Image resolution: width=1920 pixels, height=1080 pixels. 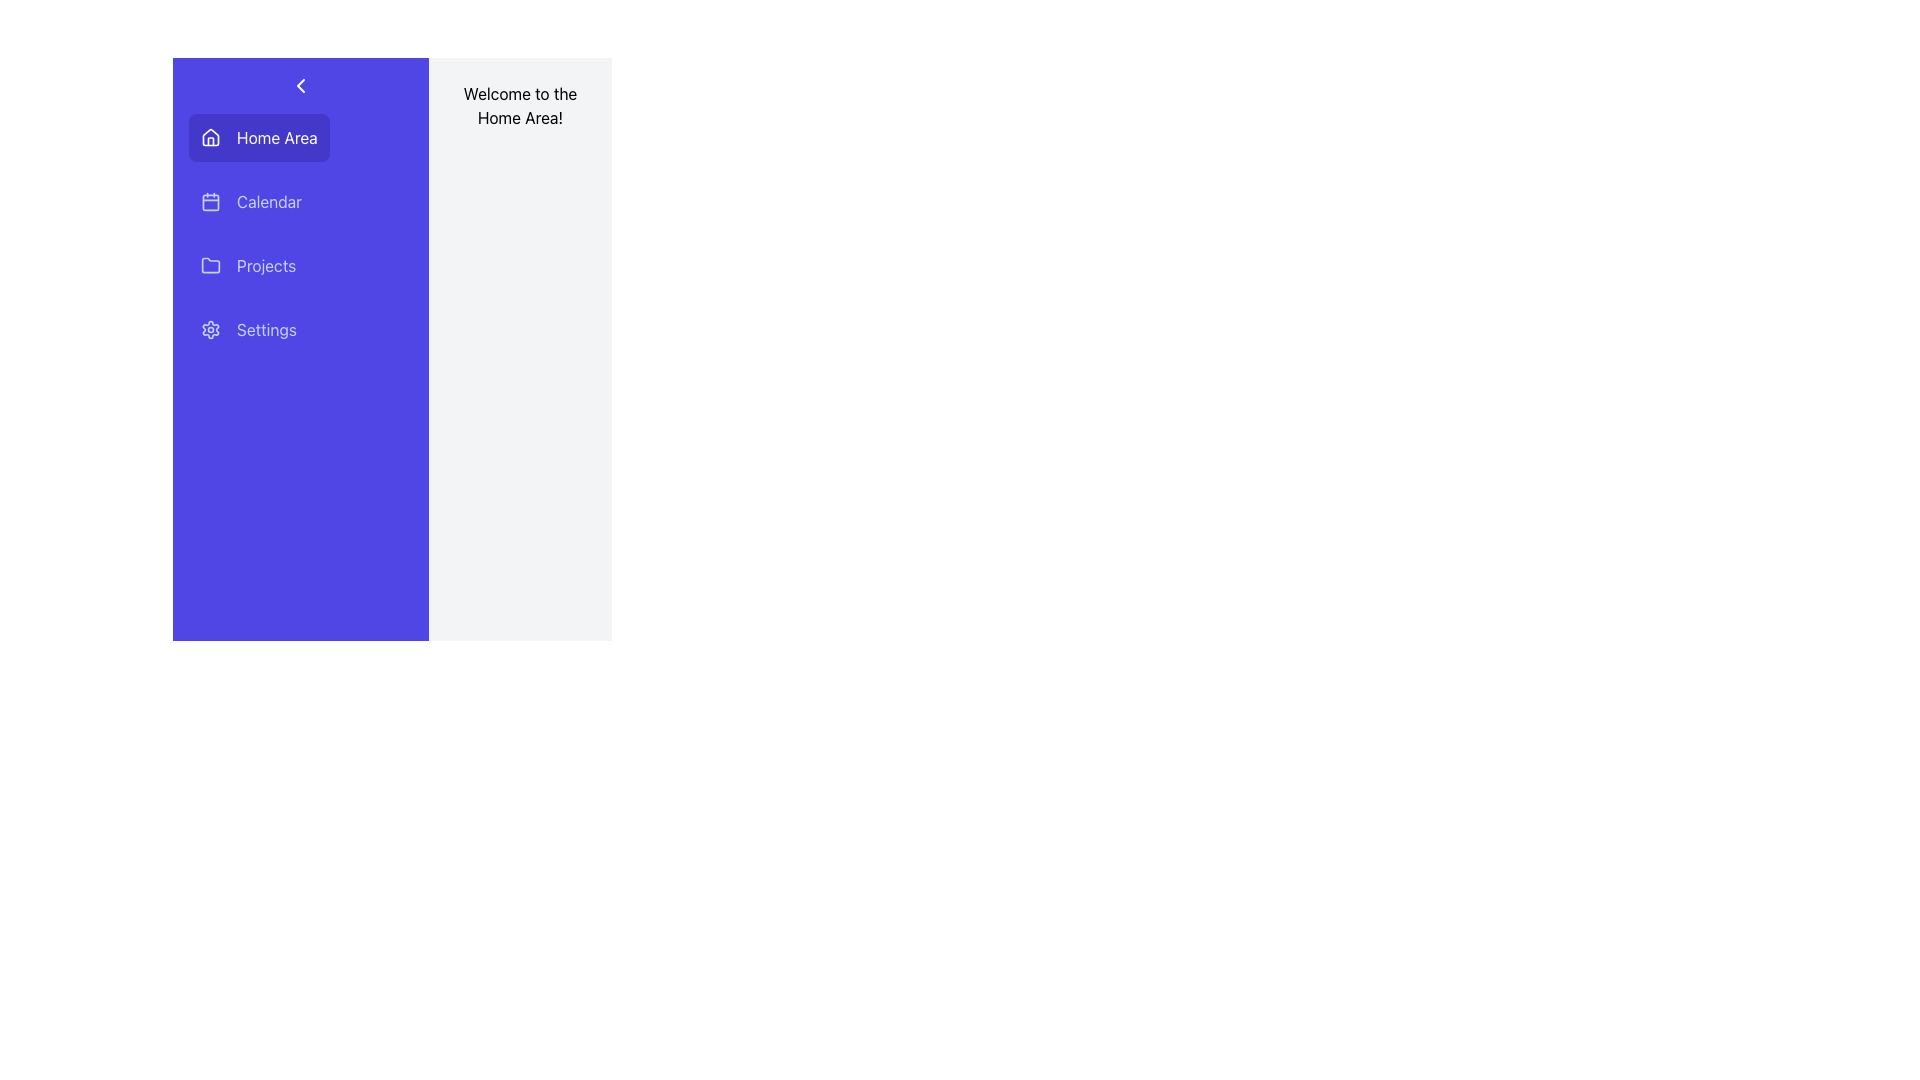 I want to click on the 'Calendar' icon located in the sidebar menu, so click(x=211, y=201).